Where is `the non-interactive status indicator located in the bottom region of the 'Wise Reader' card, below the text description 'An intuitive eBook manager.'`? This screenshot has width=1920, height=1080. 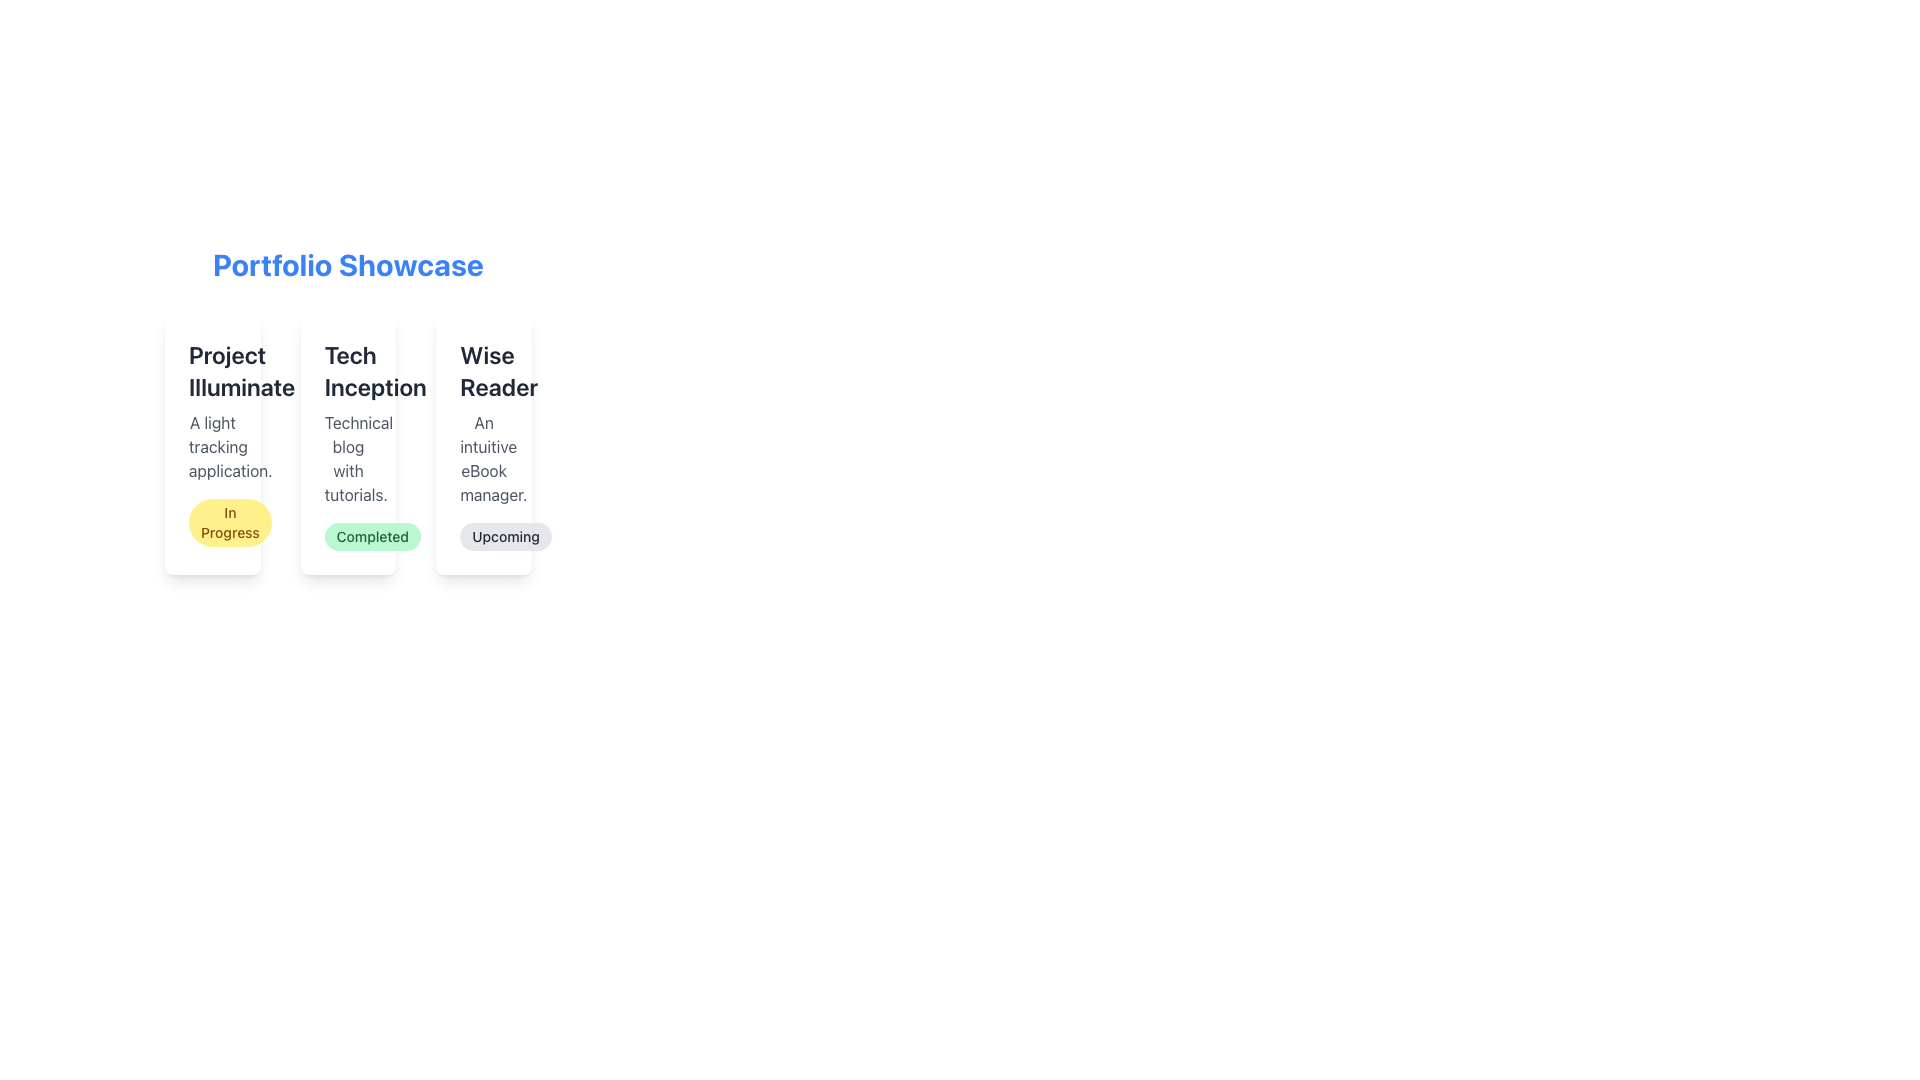 the non-interactive status indicator located in the bottom region of the 'Wise Reader' card, below the text description 'An intuitive eBook manager.' is located at coordinates (506, 535).